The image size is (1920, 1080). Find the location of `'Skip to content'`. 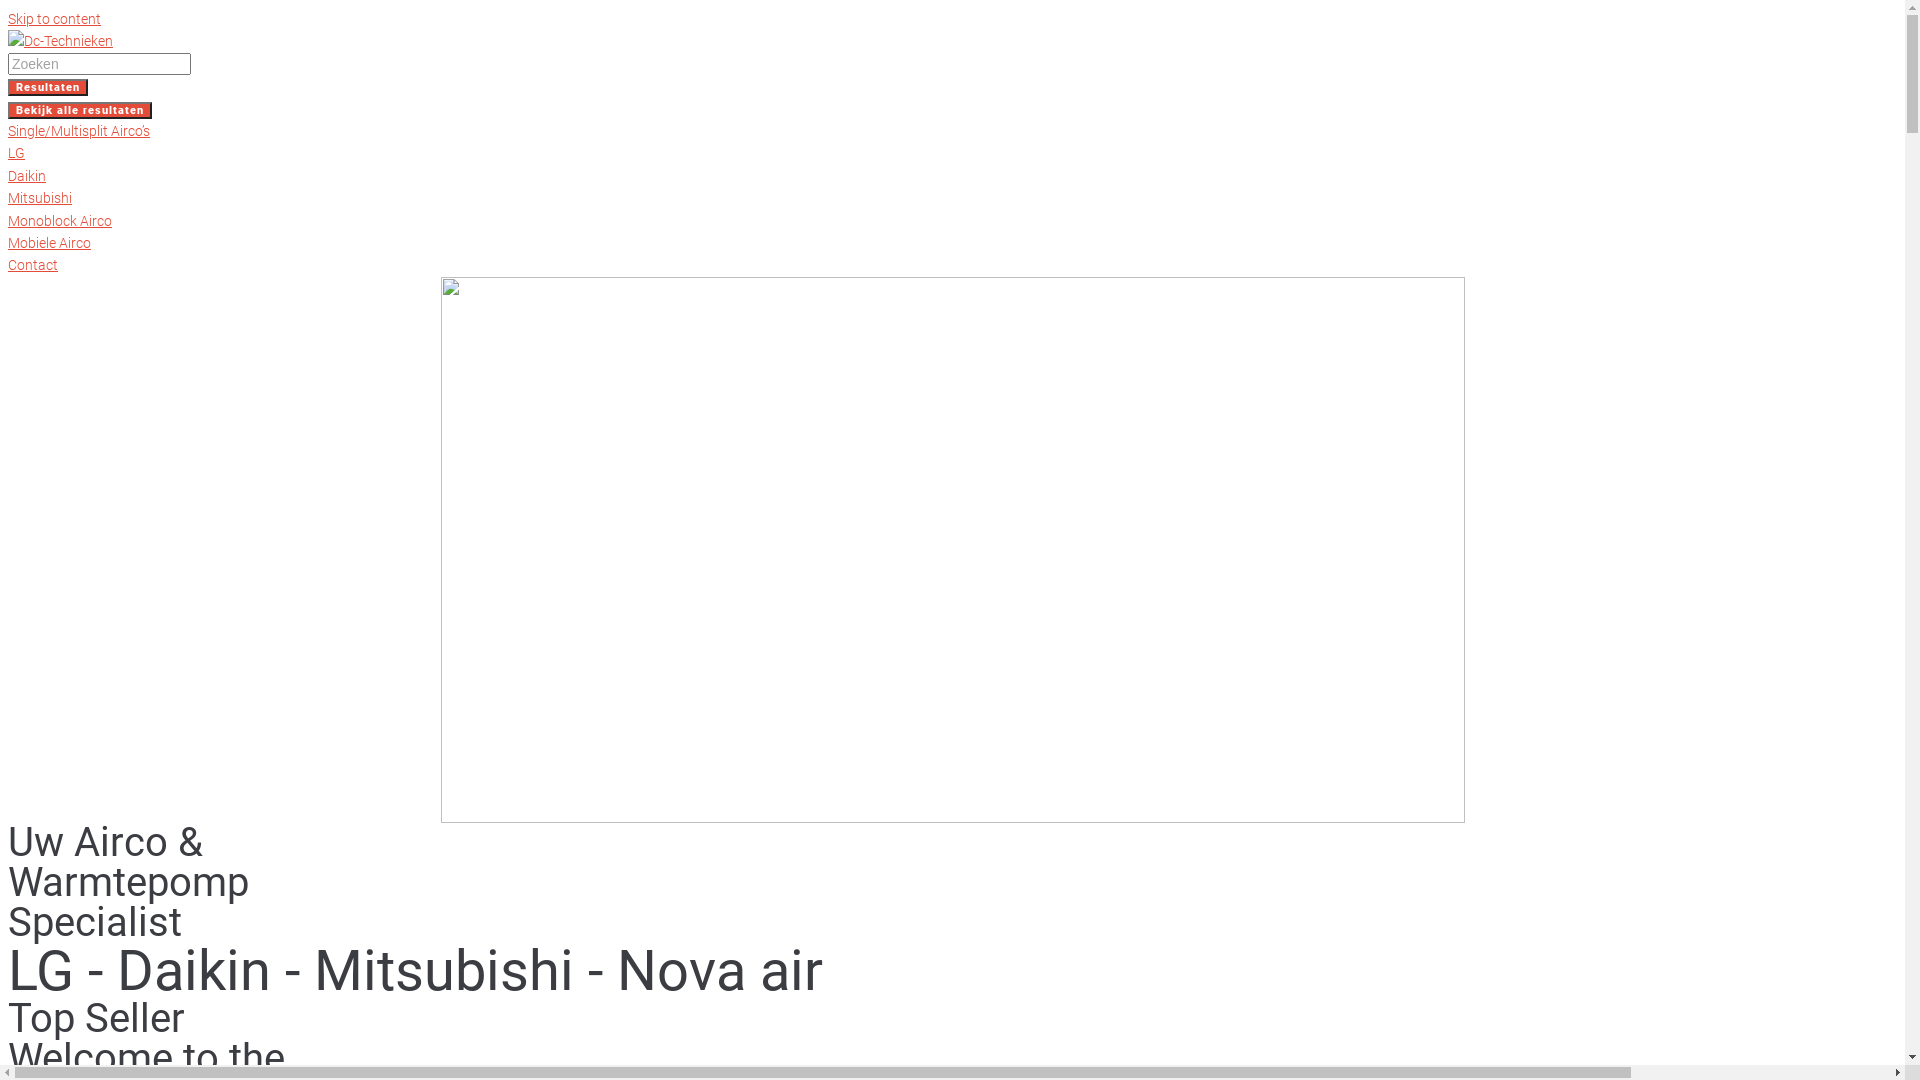

'Skip to content' is located at coordinates (8, 19).